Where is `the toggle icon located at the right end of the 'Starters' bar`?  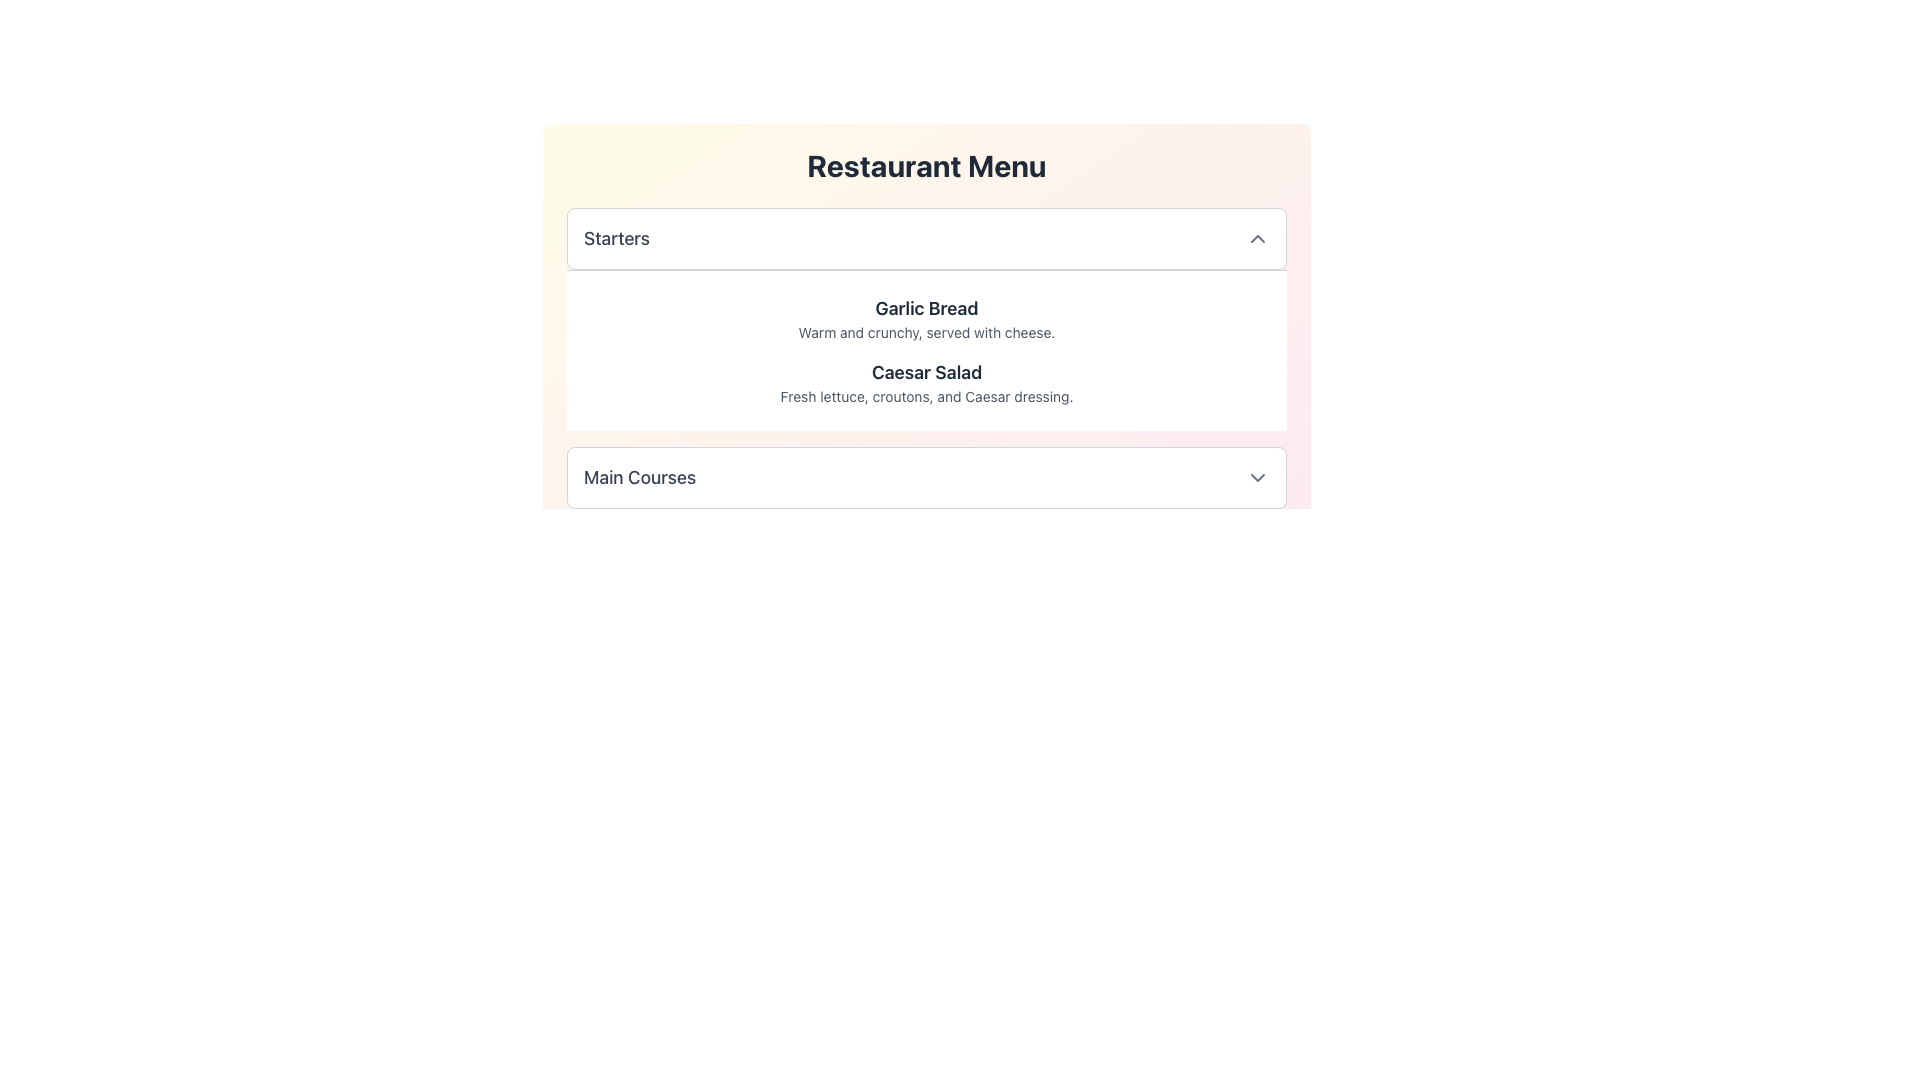 the toggle icon located at the right end of the 'Starters' bar is located at coordinates (1256, 238).